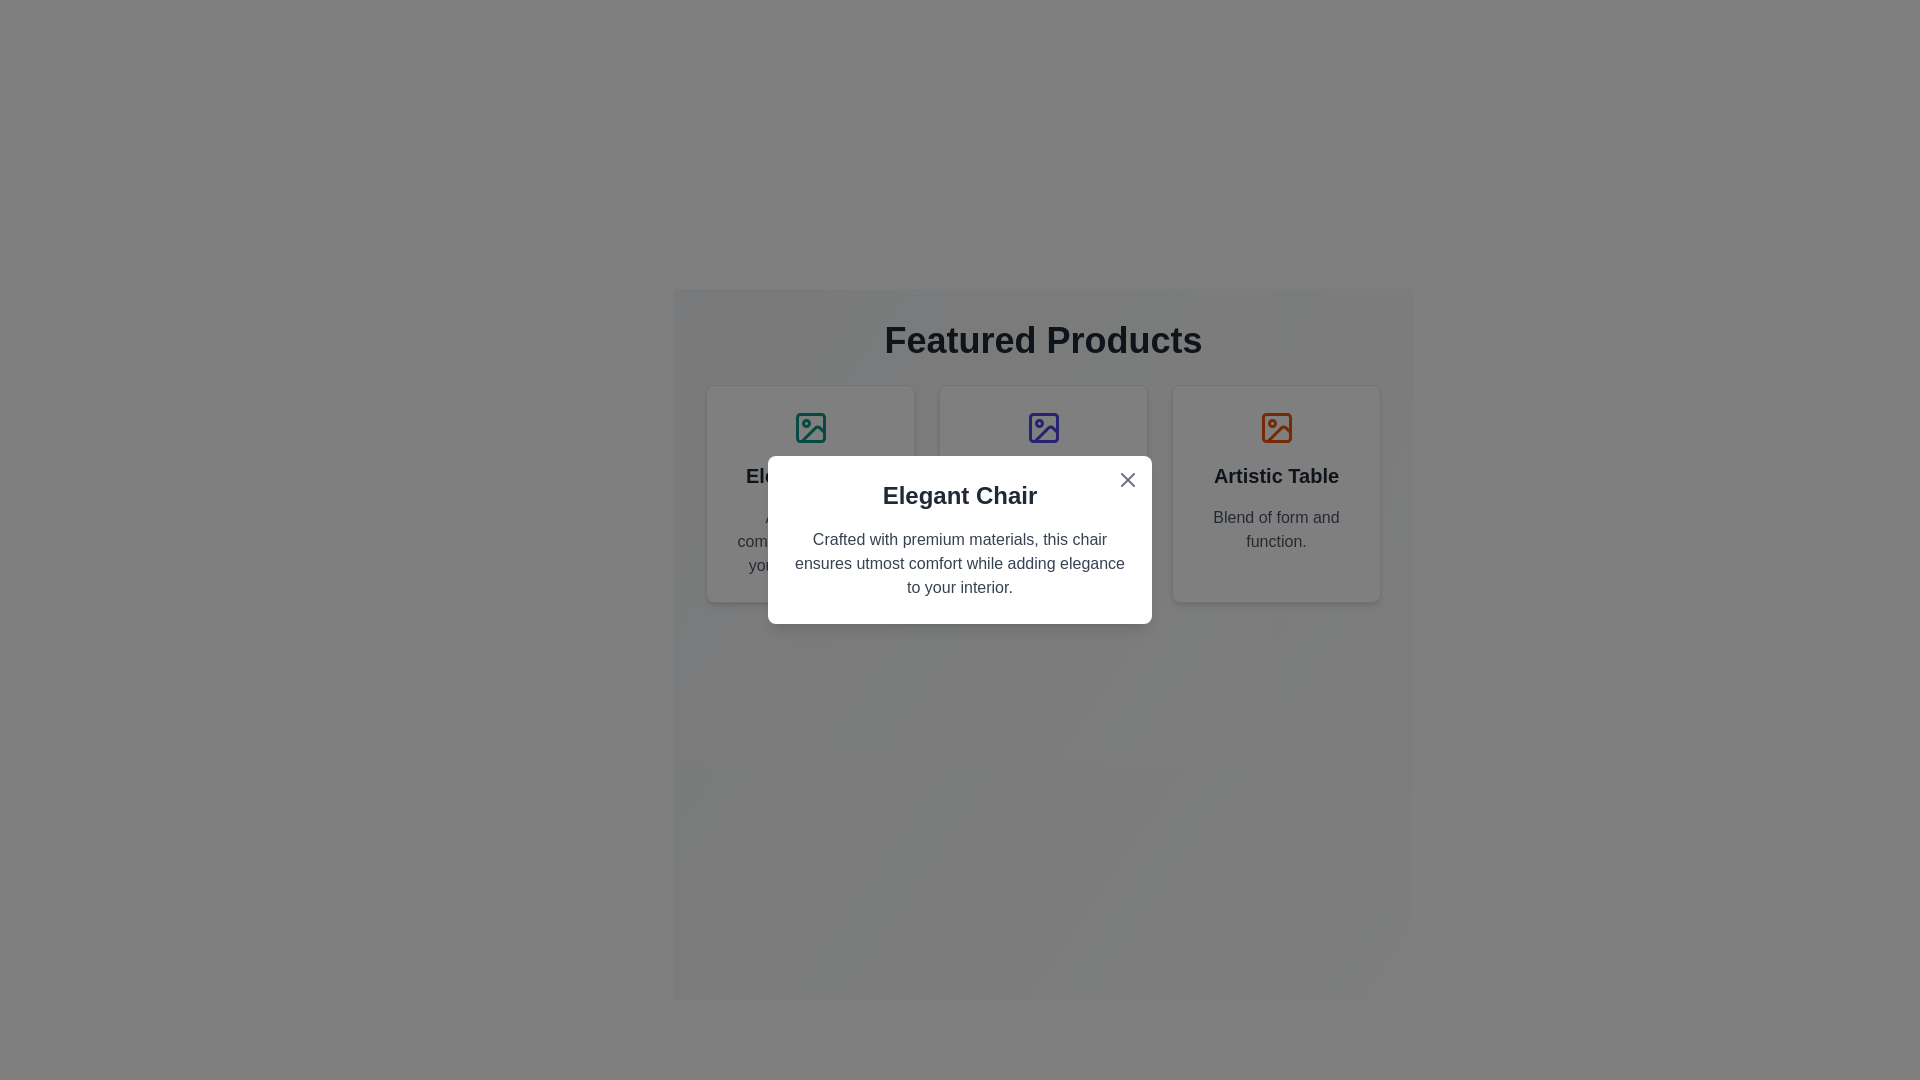  I want to click on the Close button located in the top-right corner of the 'Elegant Chair' modal, so click(1128, 479).